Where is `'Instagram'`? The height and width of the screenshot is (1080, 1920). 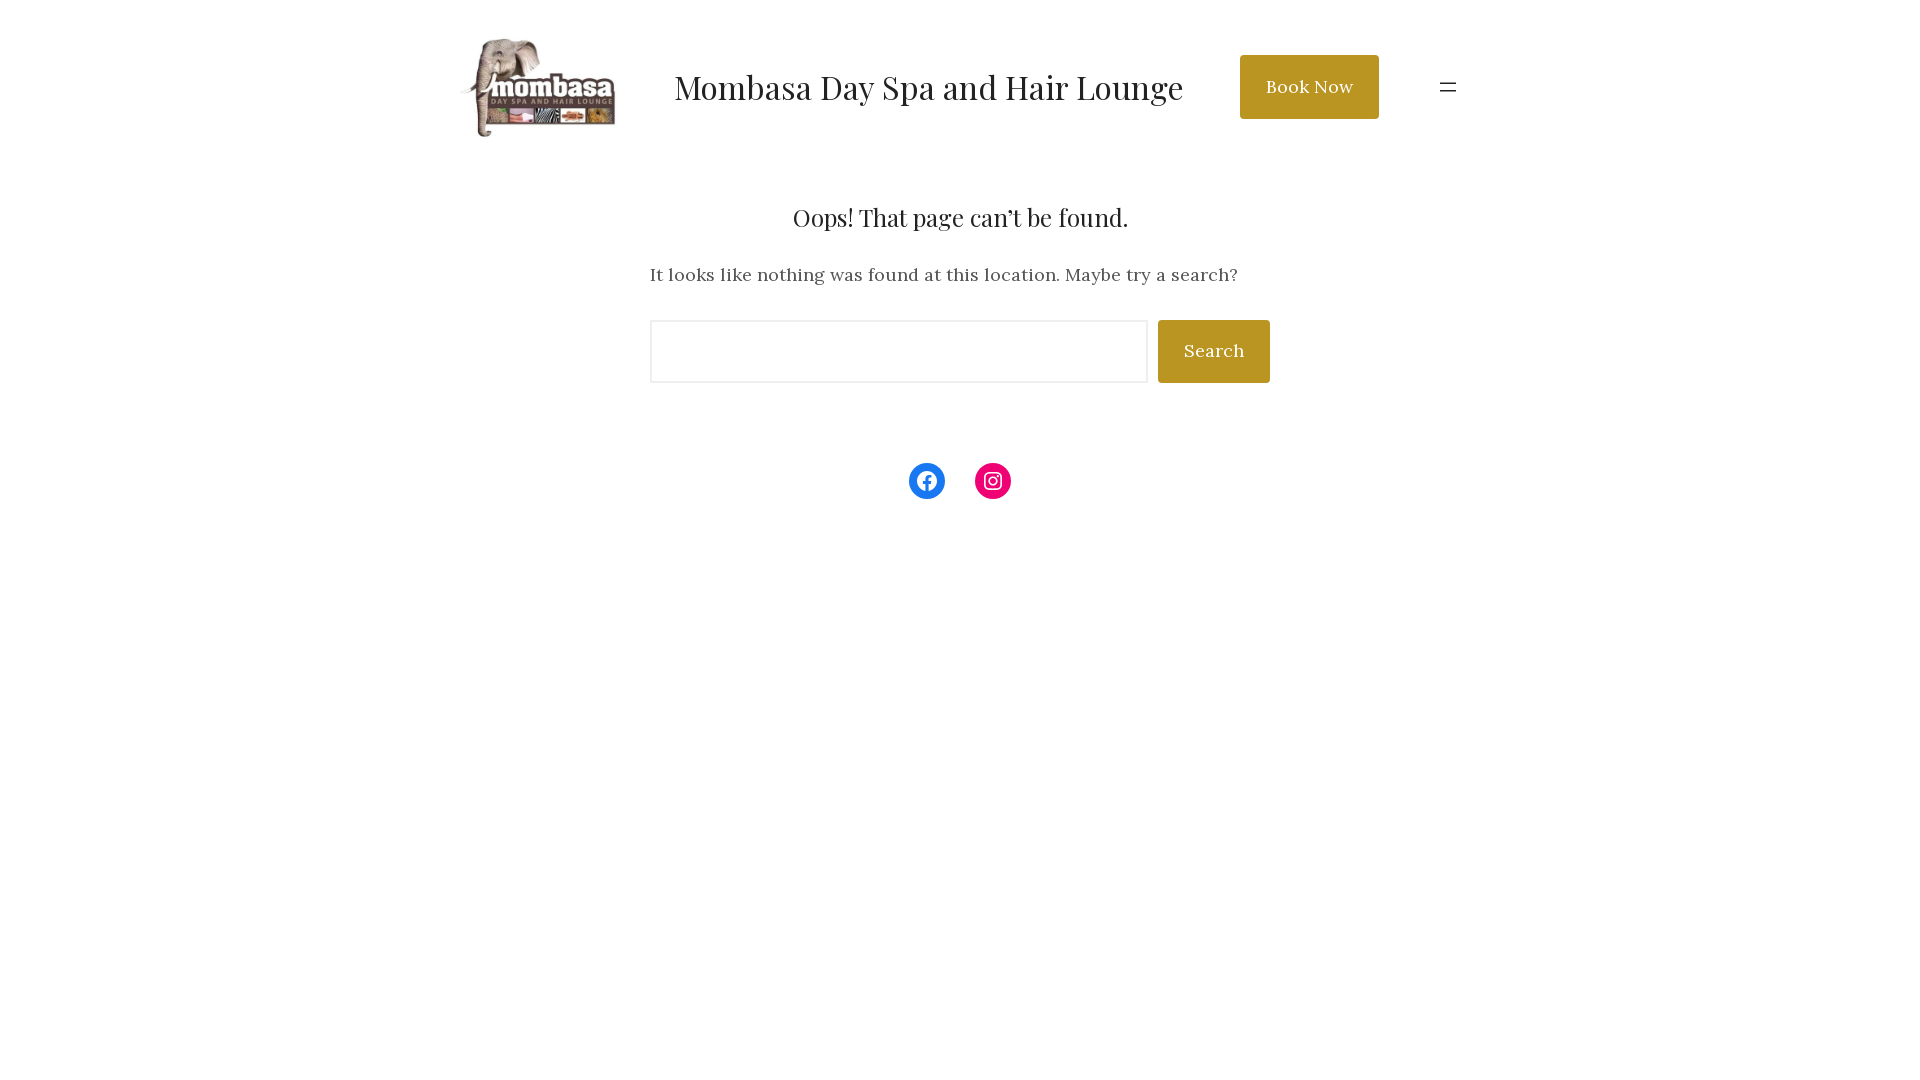 'Instagram' is located at coordinates (993, 481).